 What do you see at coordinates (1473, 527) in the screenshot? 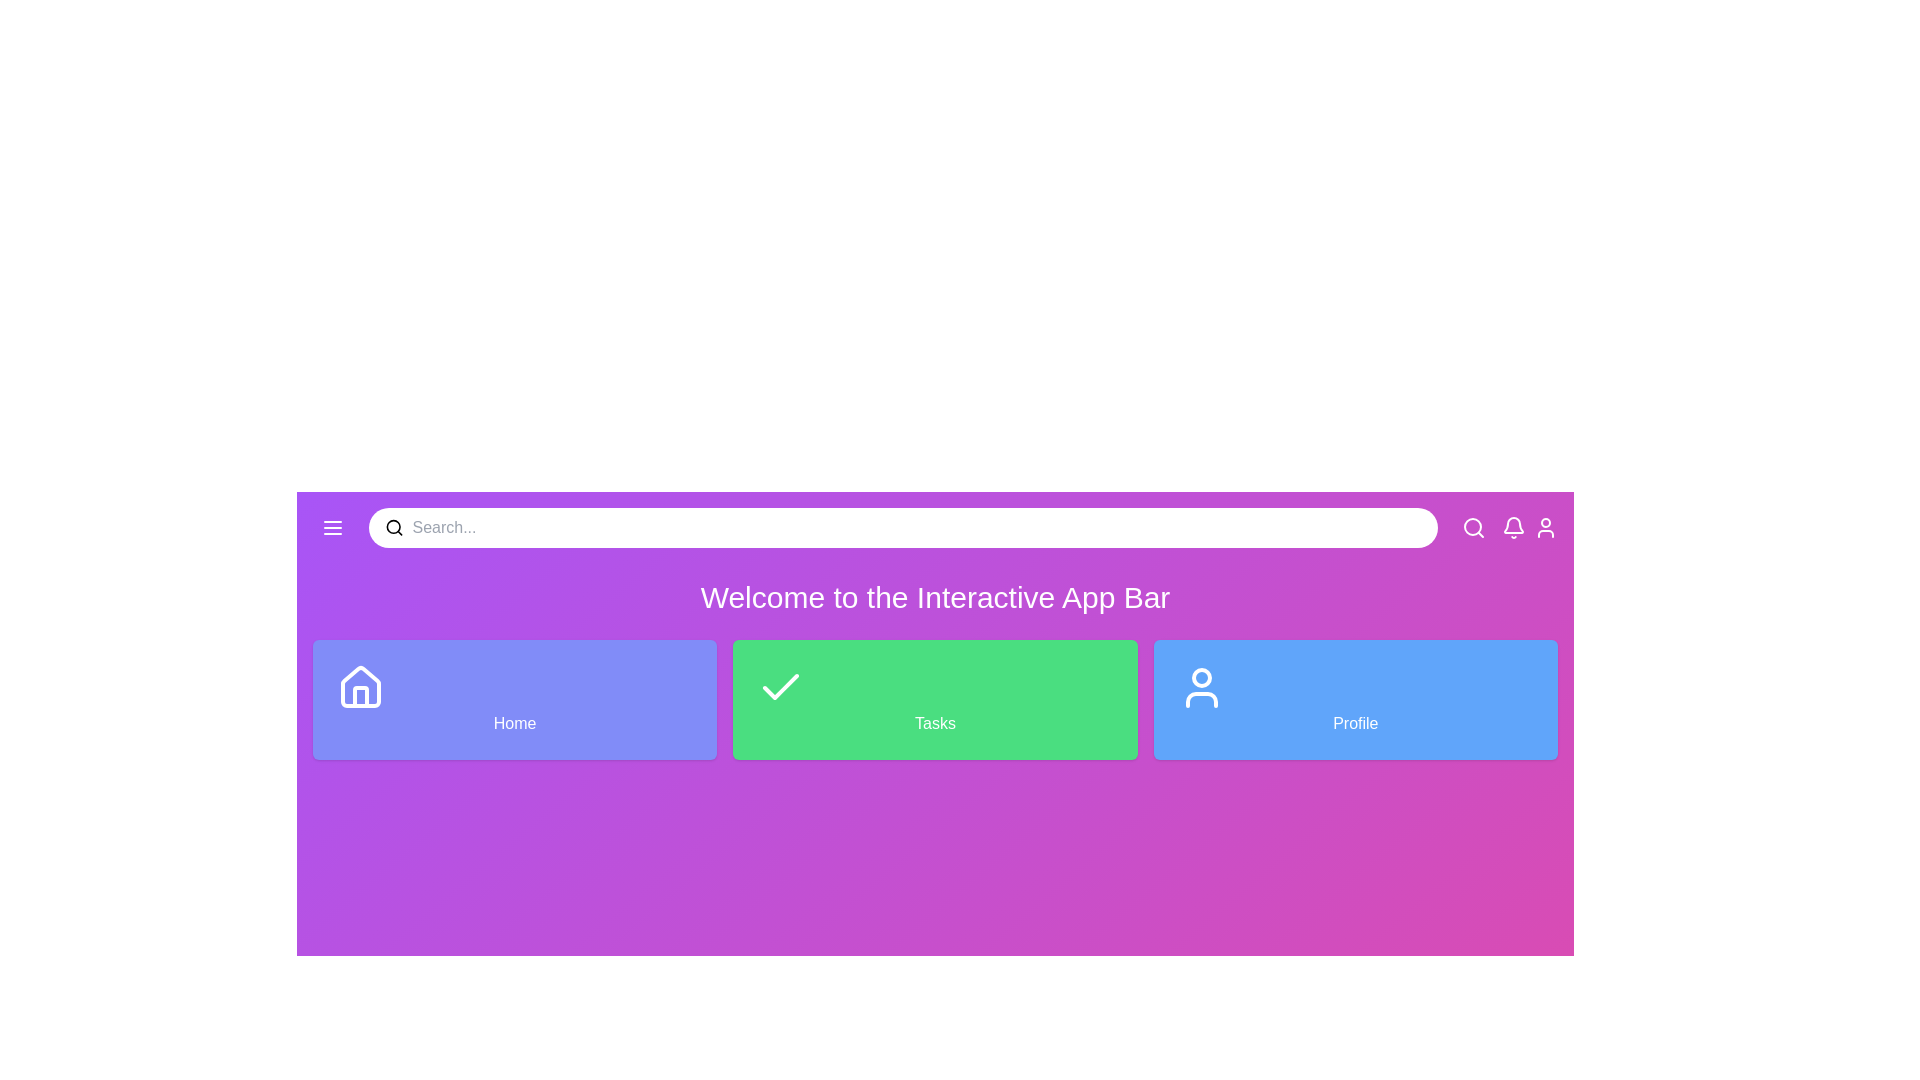
I see `the navigation button search` at bounding box center [1473, 527].